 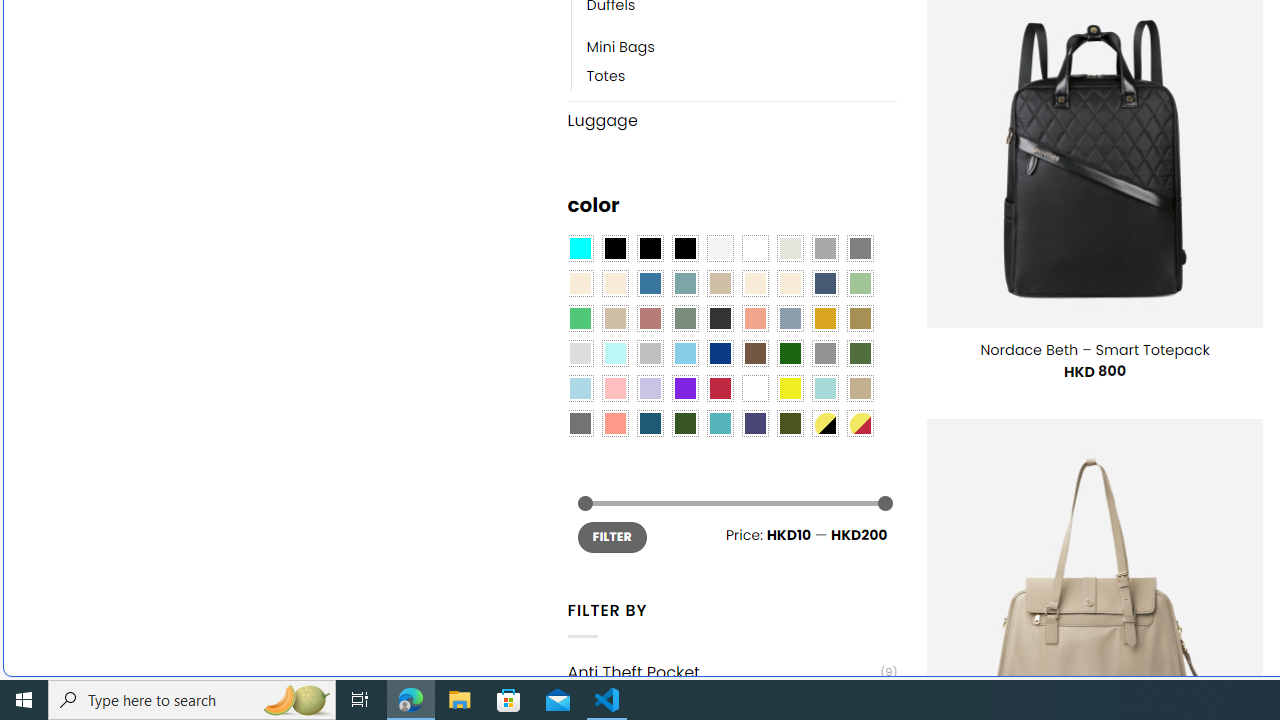 I want to click on 'Gray', so click(x=824, y=353).